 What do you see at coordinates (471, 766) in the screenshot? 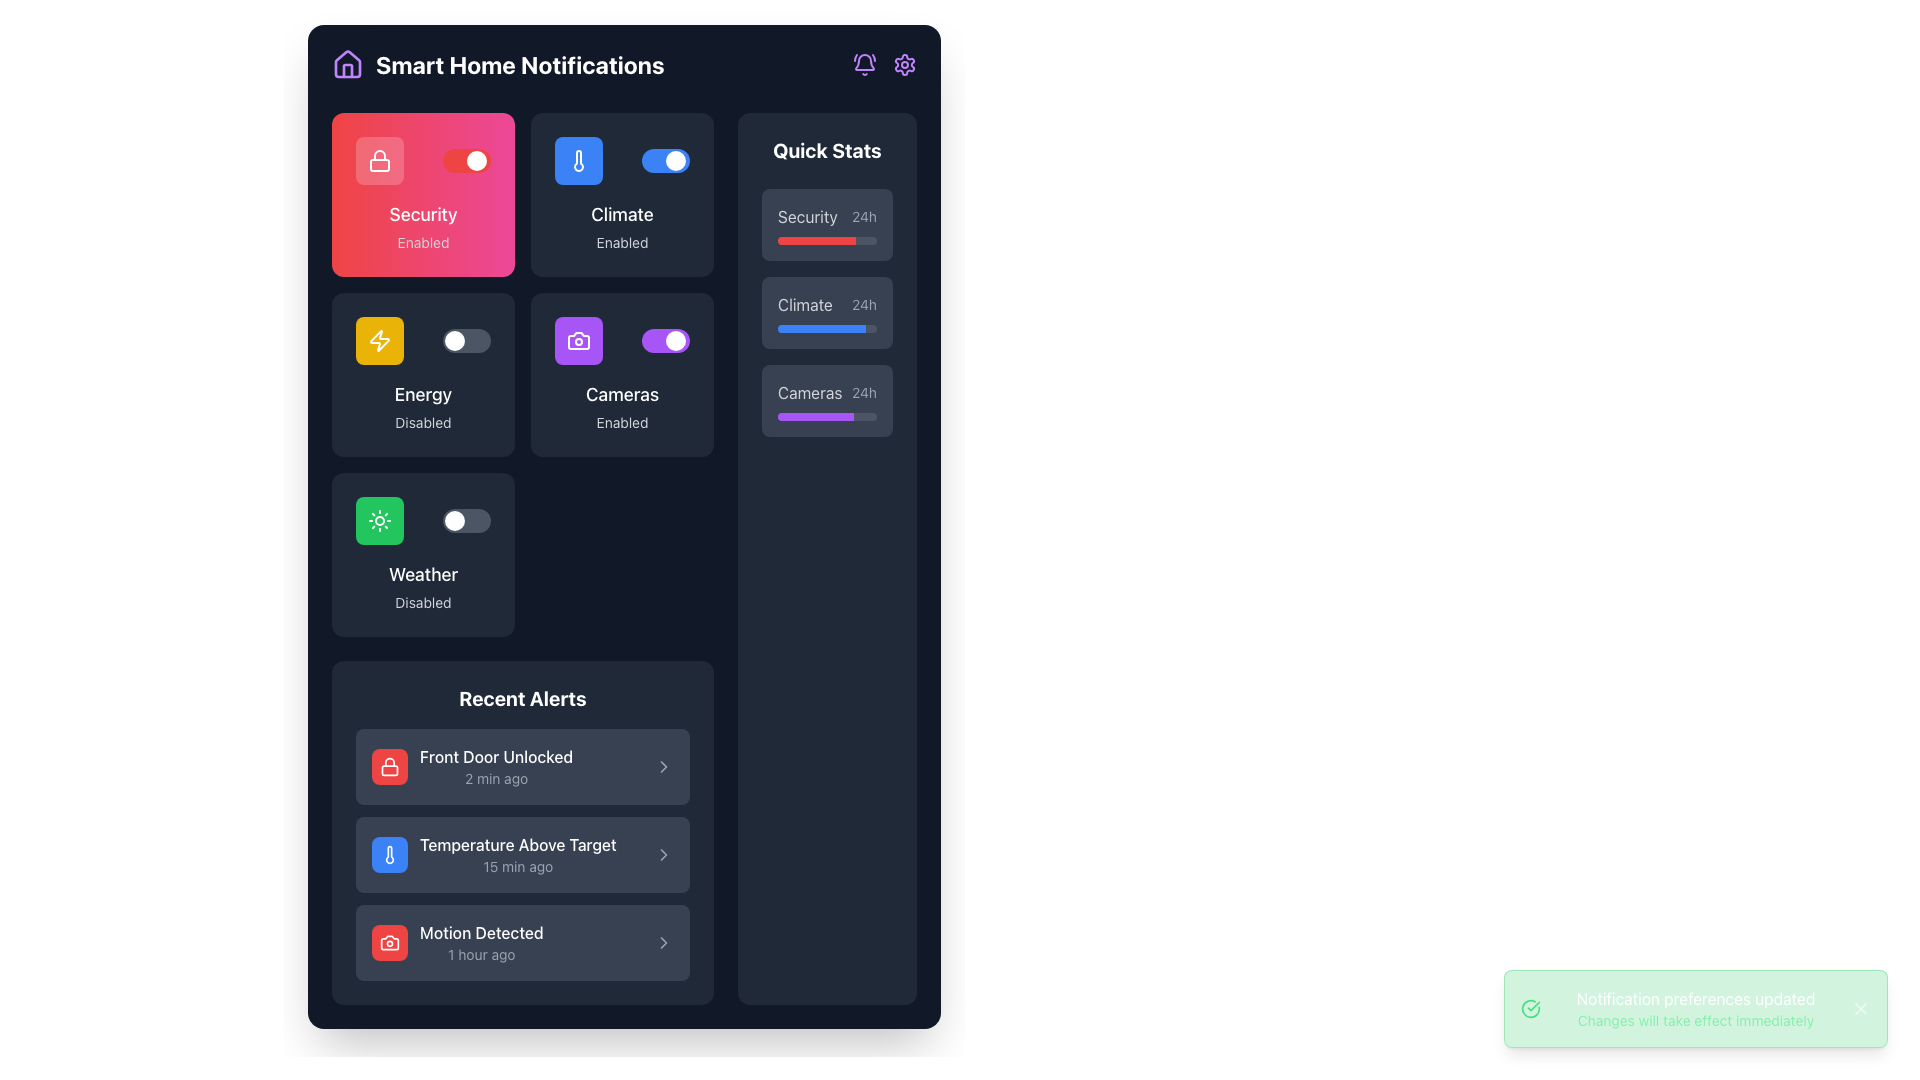
I see `the notification item indicating that the front door is unlocked` at bounding box center [471, 766].